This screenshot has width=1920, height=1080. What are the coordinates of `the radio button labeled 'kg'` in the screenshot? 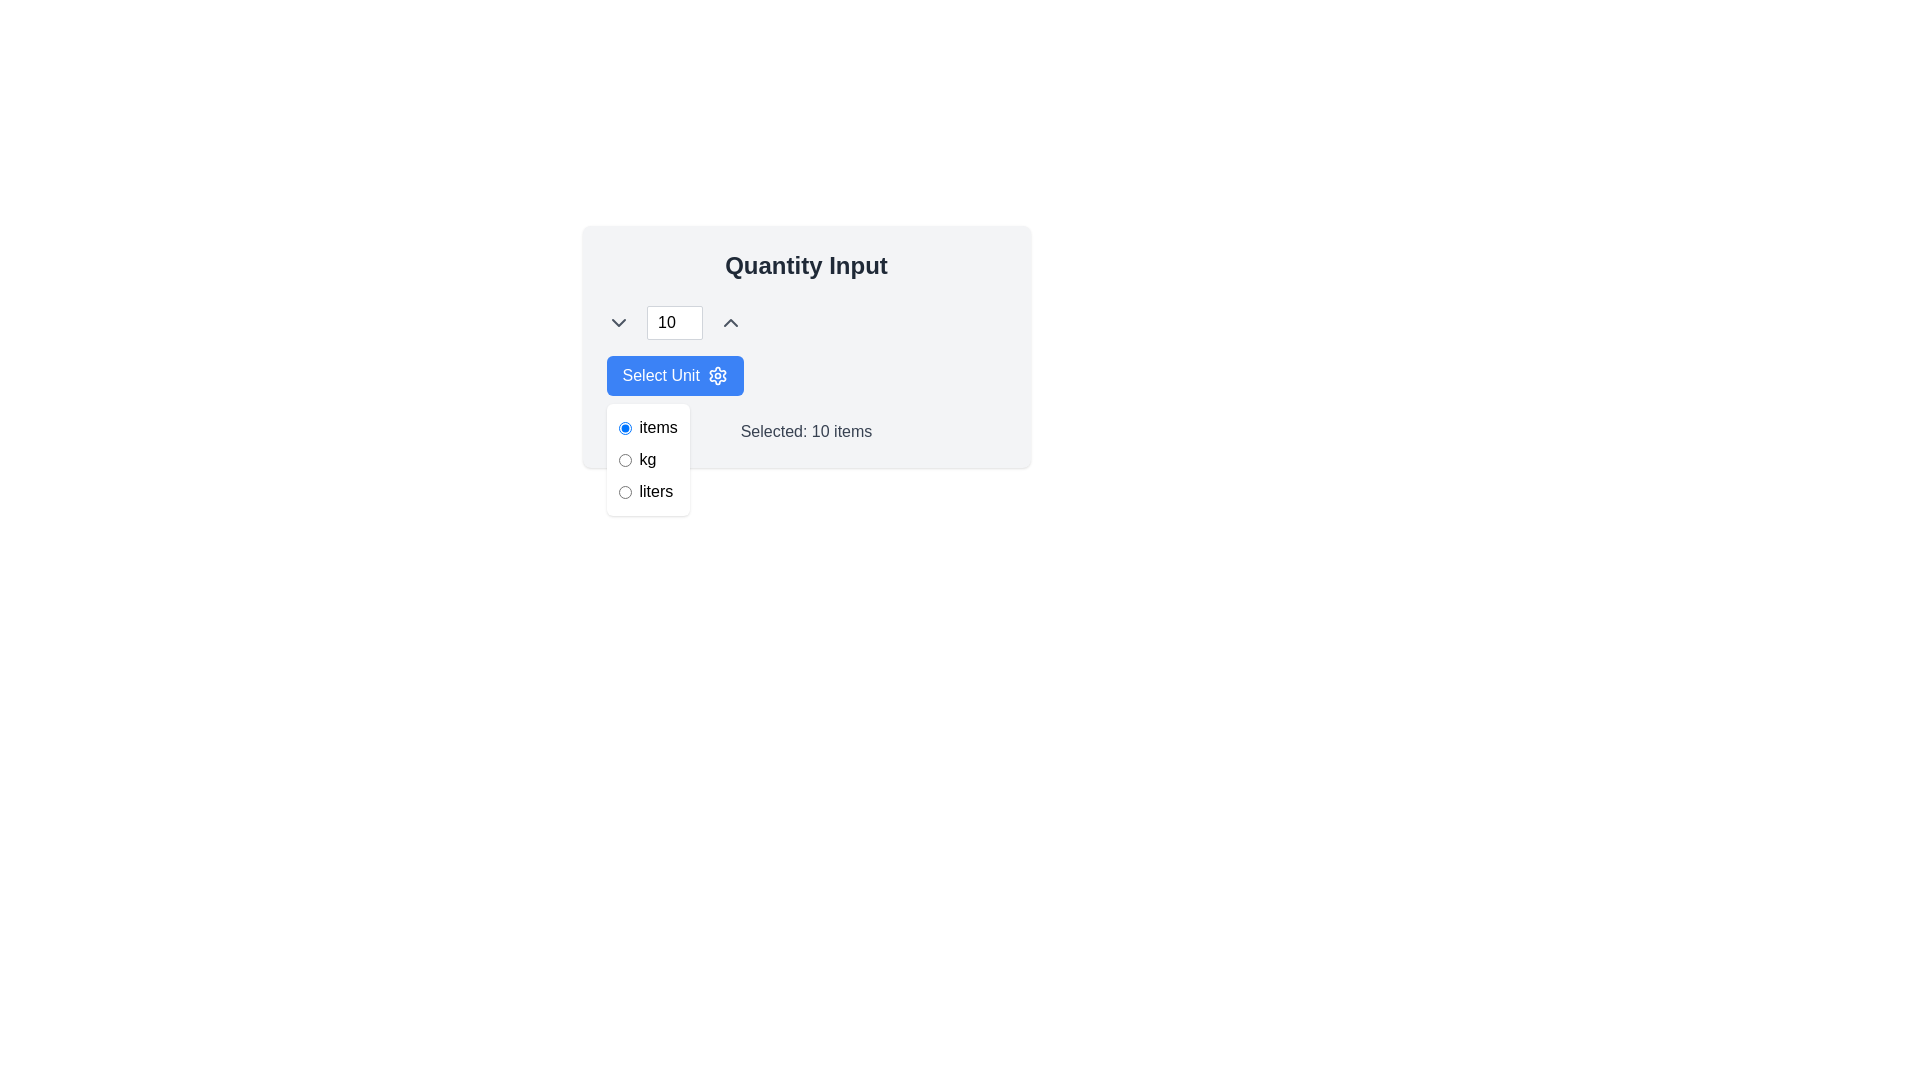 It's located at (648, 459).